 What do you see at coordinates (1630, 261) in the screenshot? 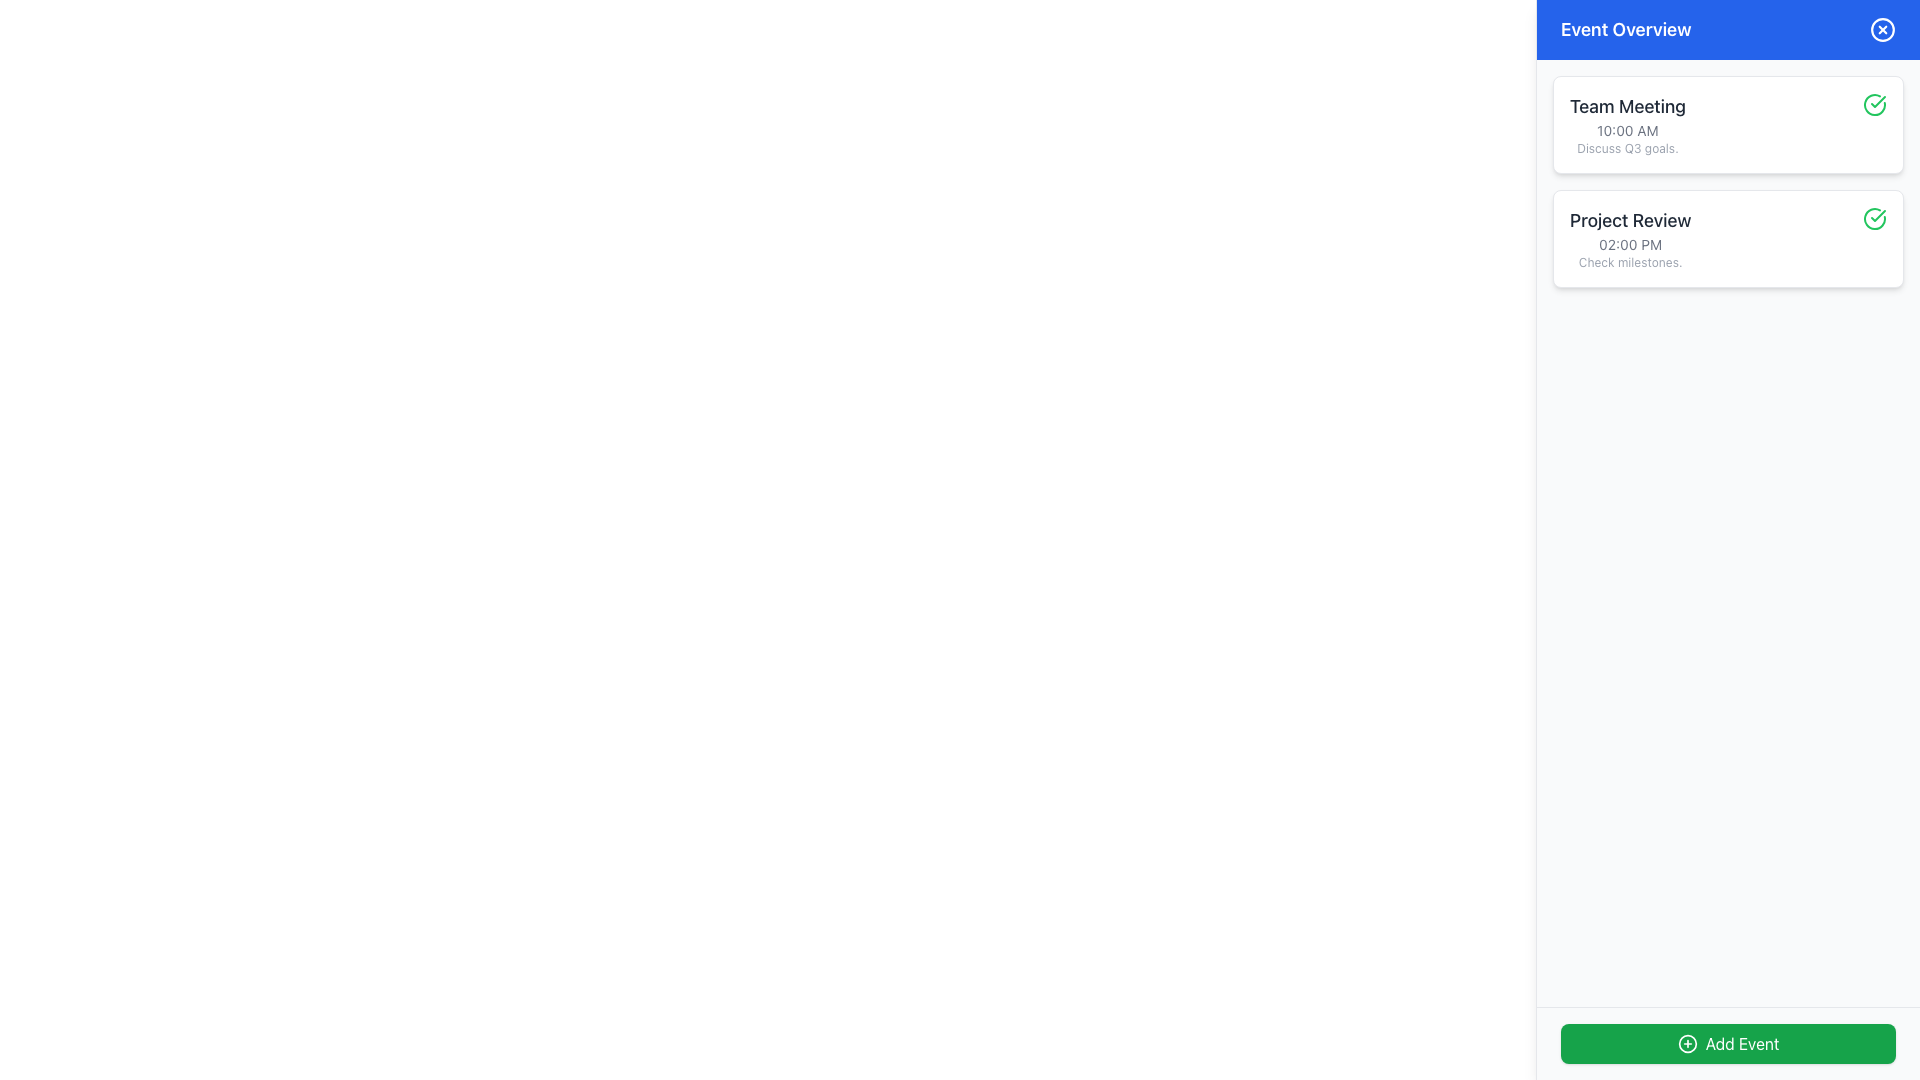
I see `the text label reading 'Check milestones.' located below '02:00 PM' and 'Project Review' in the second card of the right-hand sidebar under 'Event Overview'` at bounding box center [1630, 261].